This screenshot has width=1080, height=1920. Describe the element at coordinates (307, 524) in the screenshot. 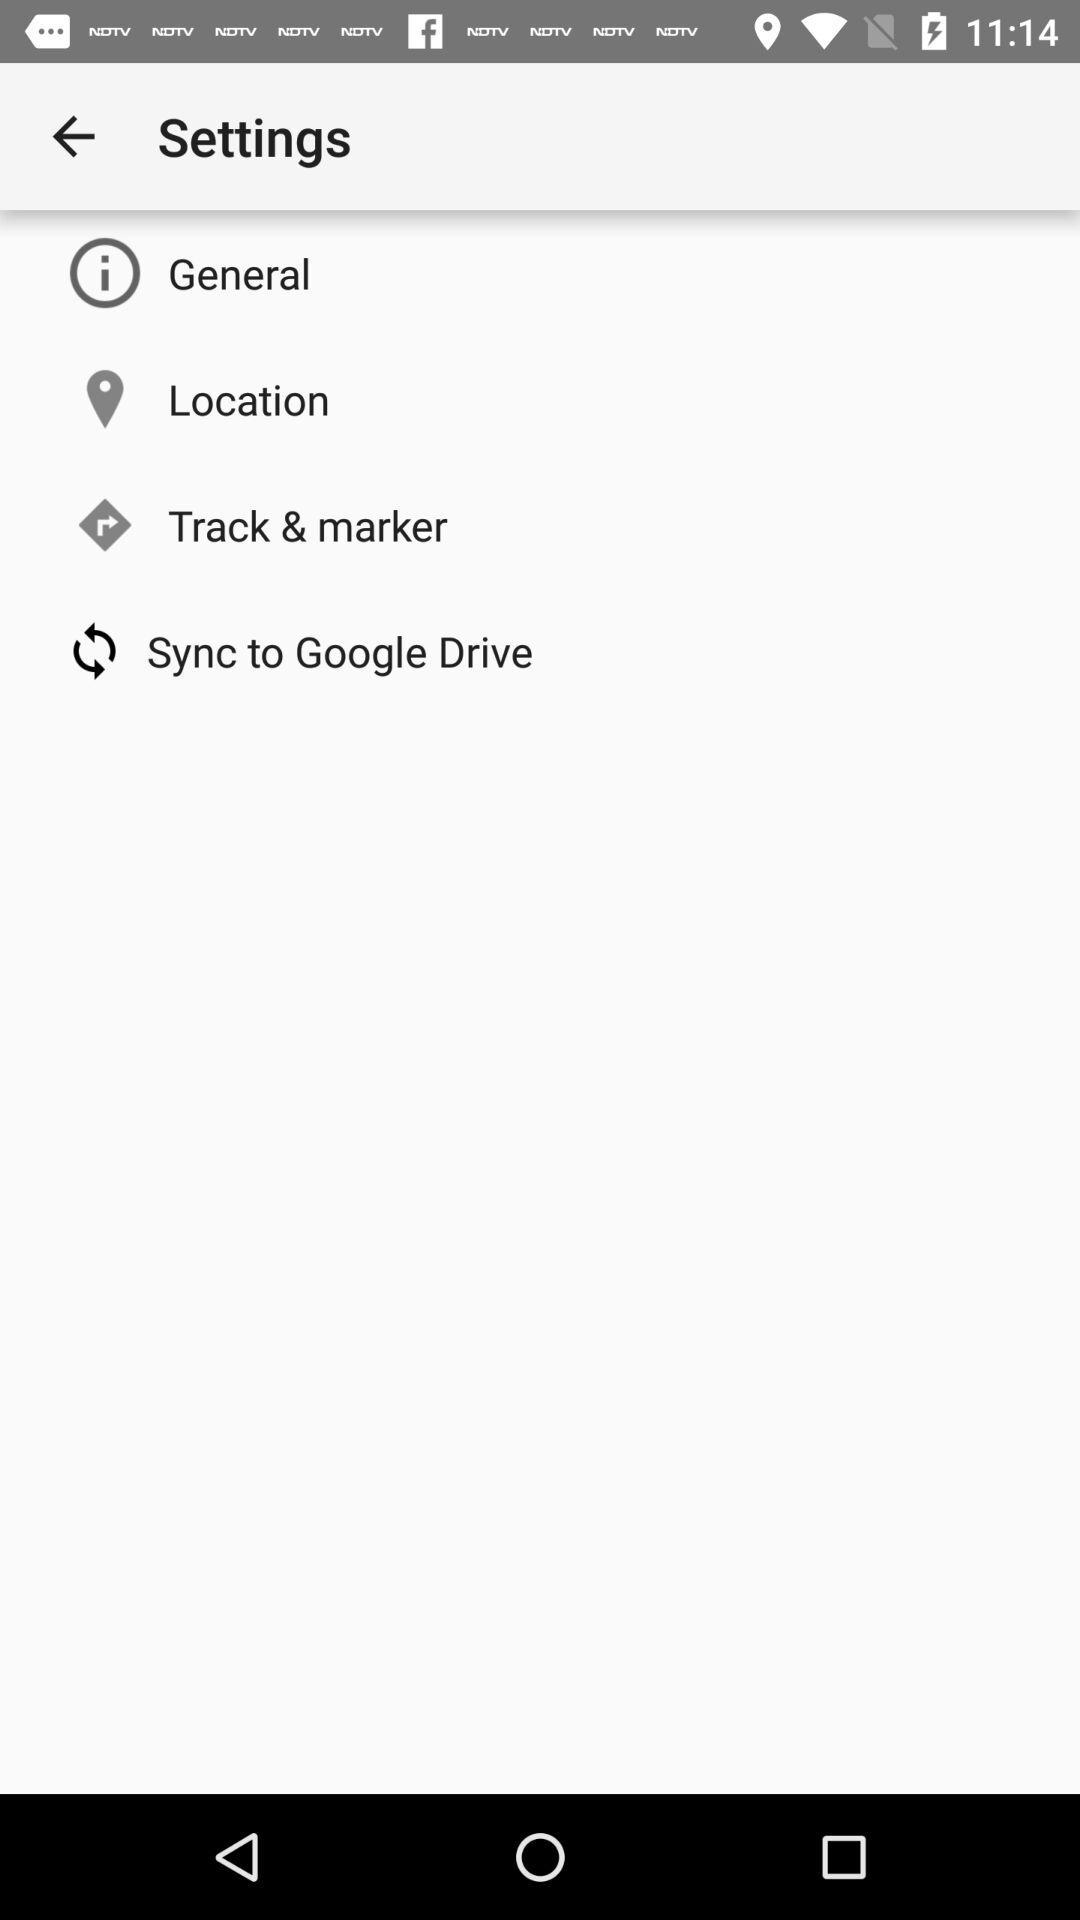

I see `item above the sync to google` at that location.